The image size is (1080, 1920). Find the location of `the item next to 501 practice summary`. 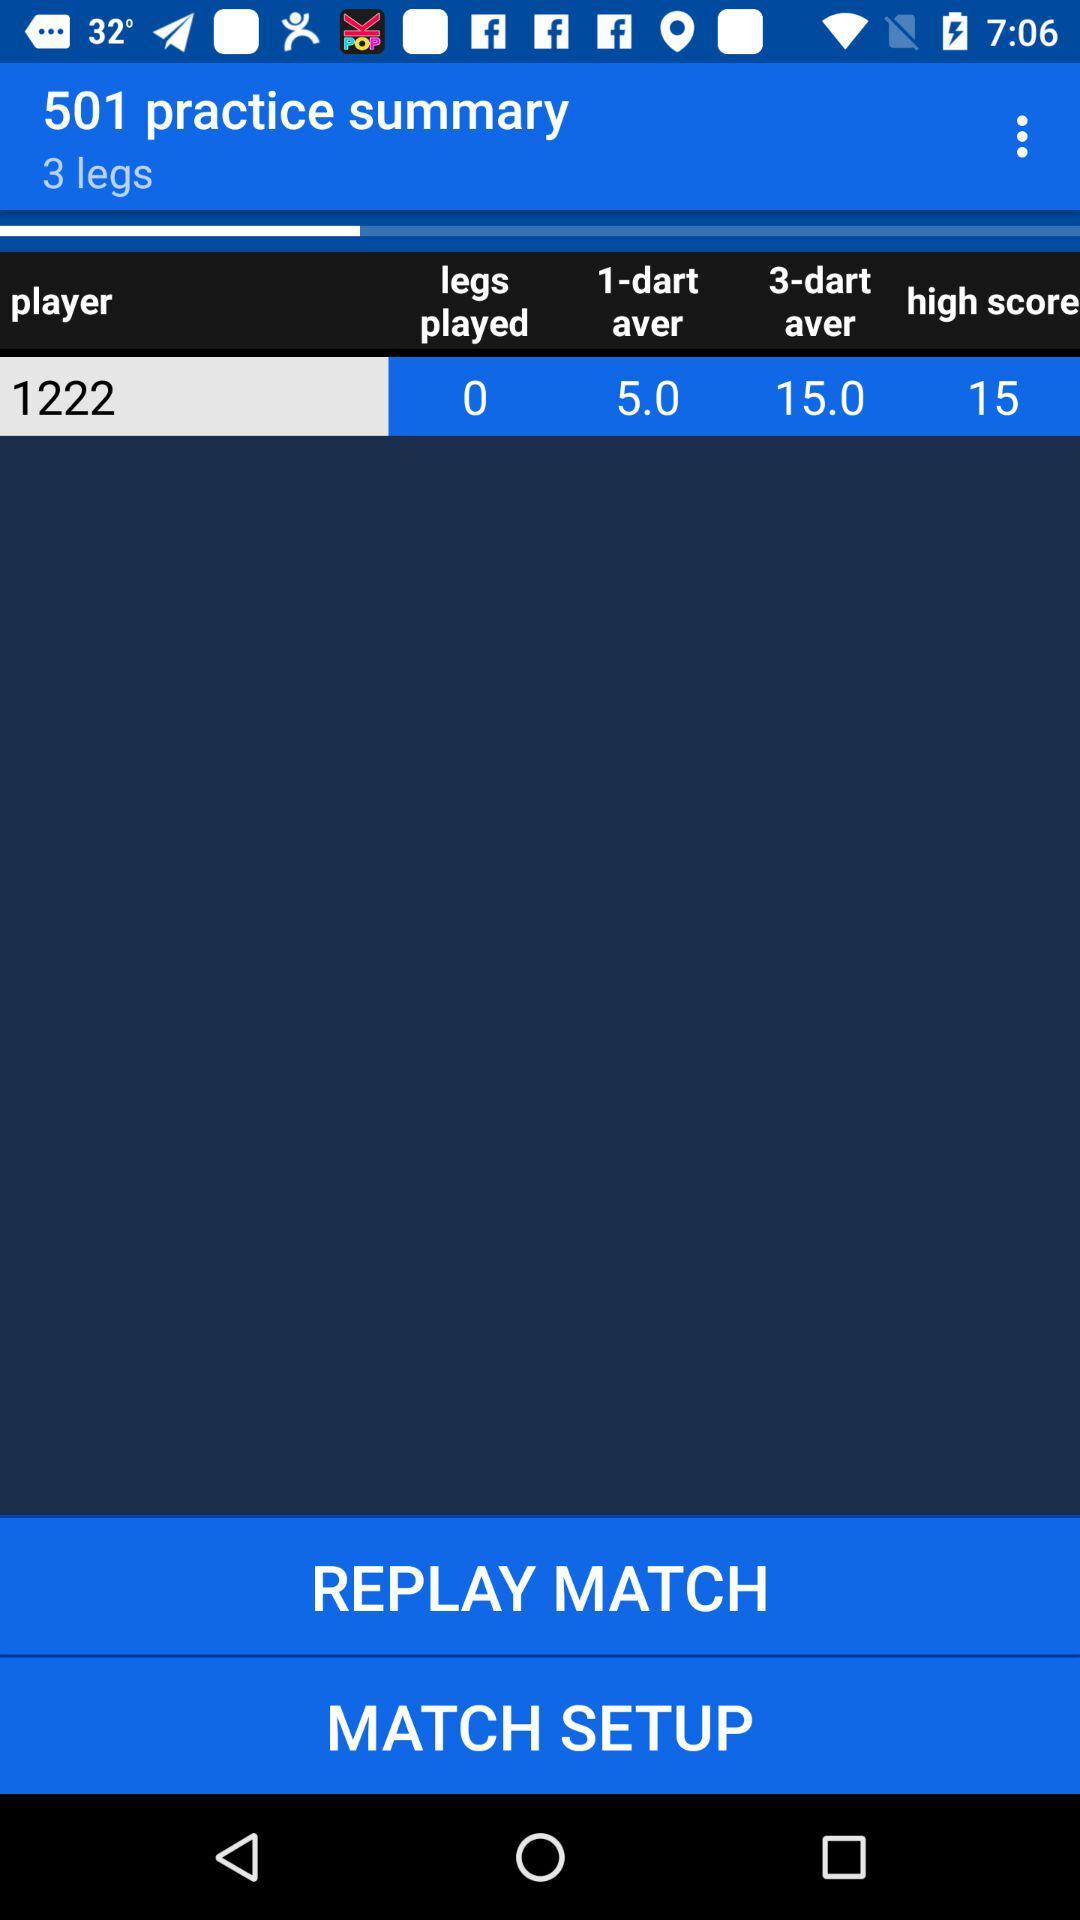

the item next to 501 practice summary is located at coordinates (1027, 135).